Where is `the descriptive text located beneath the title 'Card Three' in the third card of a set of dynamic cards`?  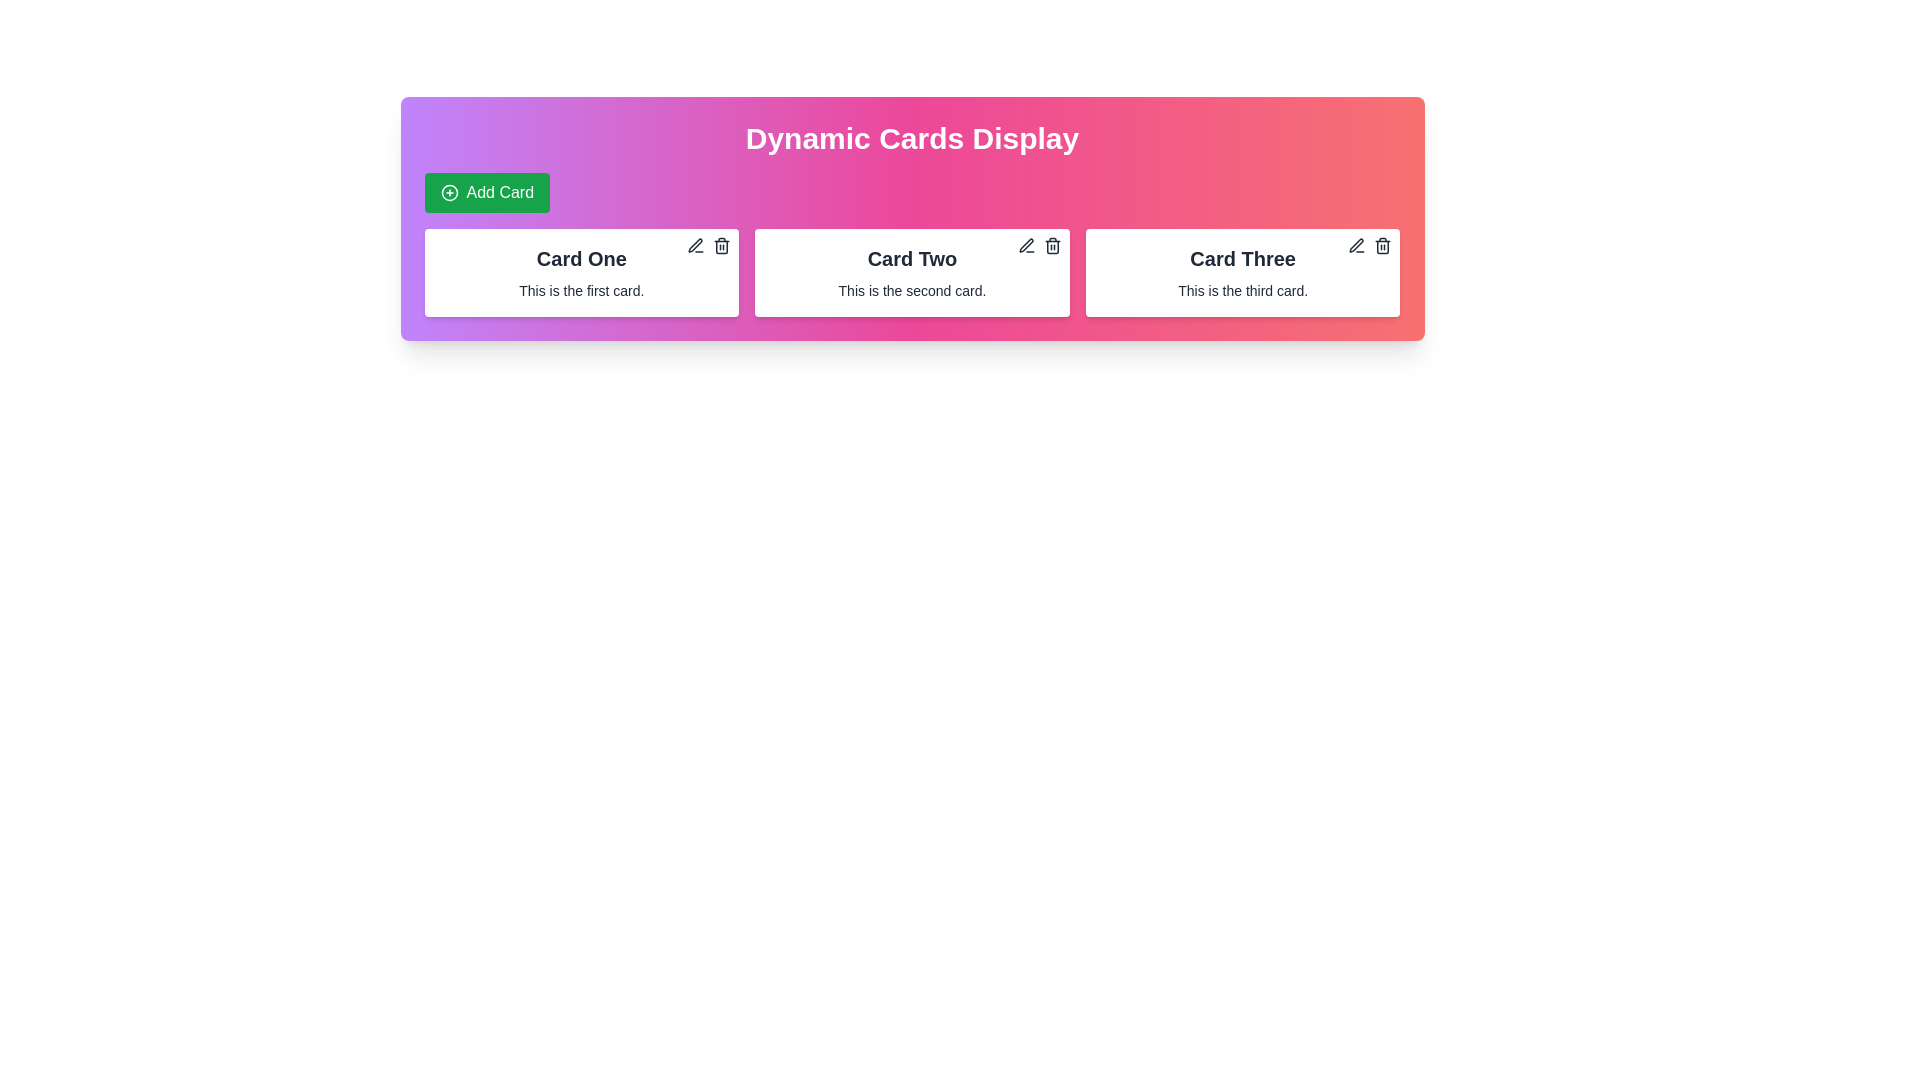 the descriptive text located beneath the title 'Card Three' in the third card of a set of dynamic cards is located at coordinates (1242, 290).